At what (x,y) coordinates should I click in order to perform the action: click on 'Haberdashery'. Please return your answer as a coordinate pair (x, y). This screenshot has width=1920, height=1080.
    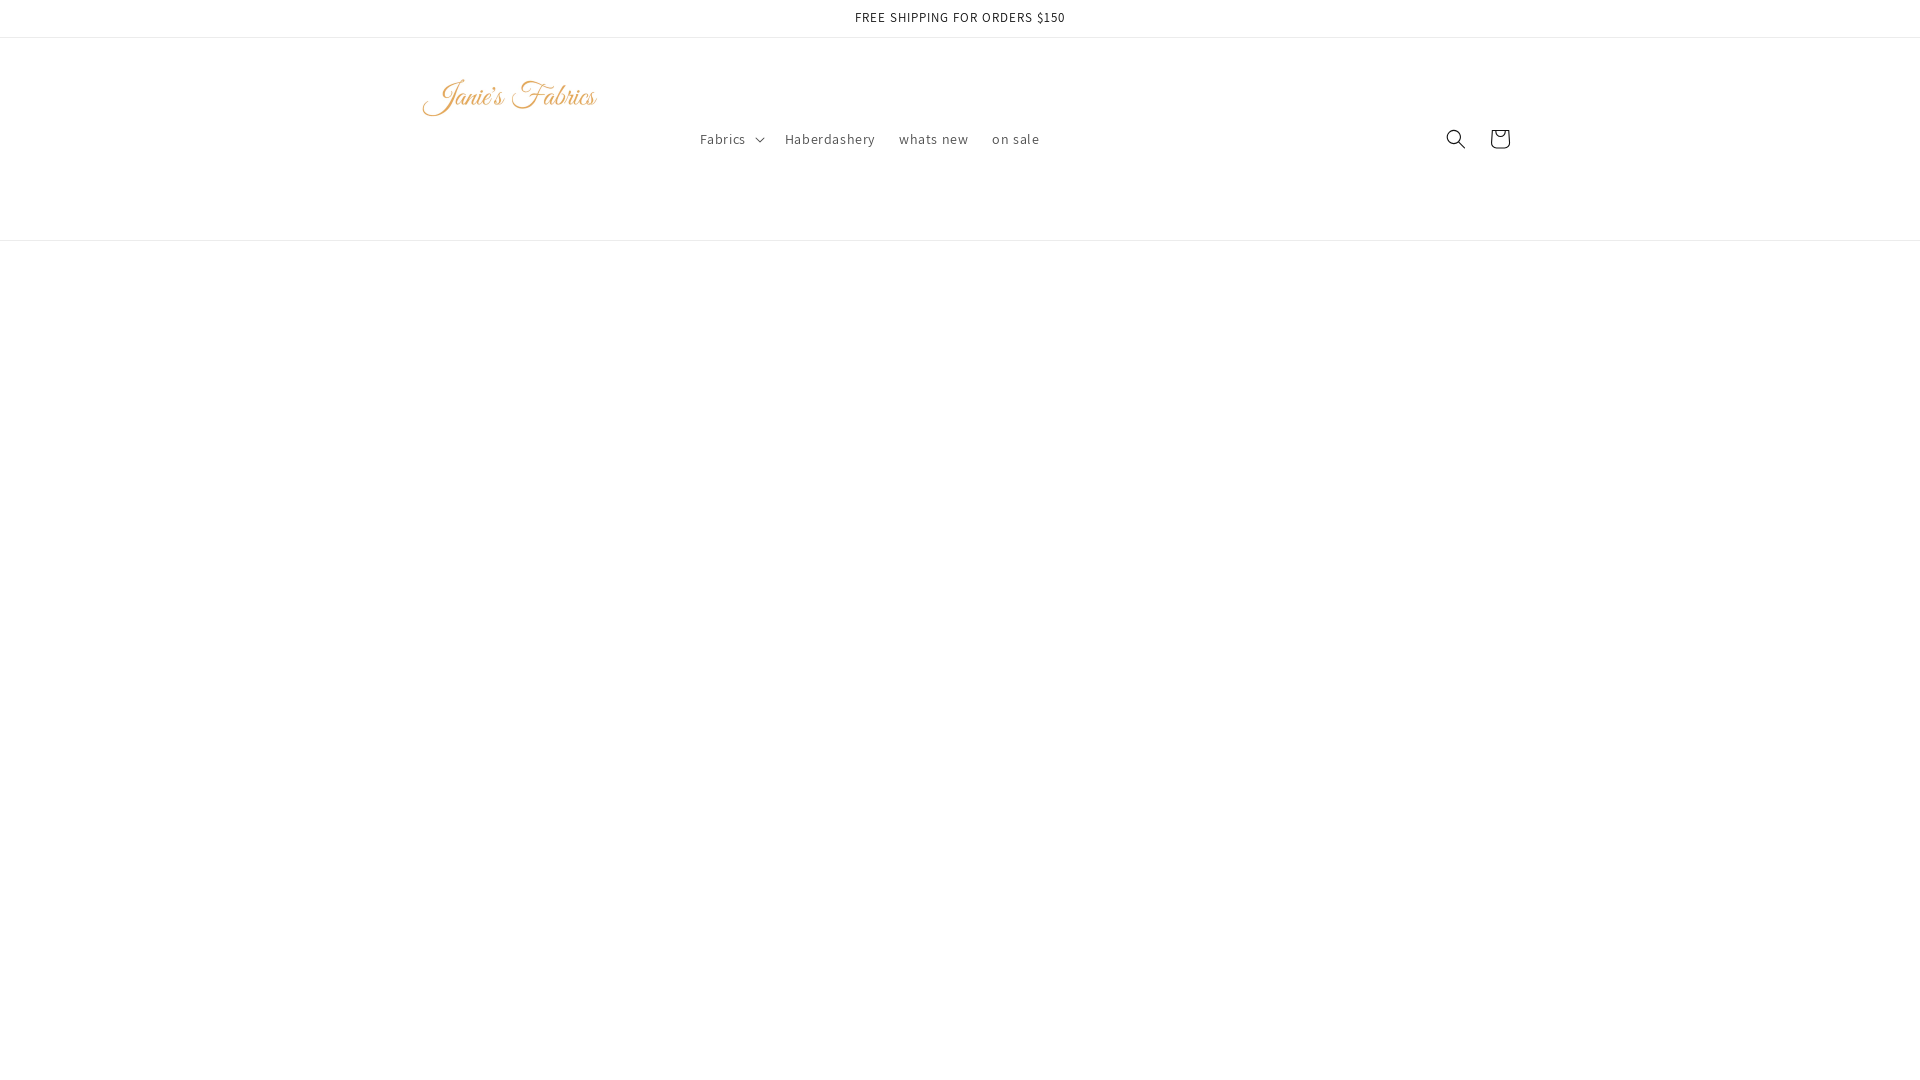
    Looking at the image, I should click on (830, 137).